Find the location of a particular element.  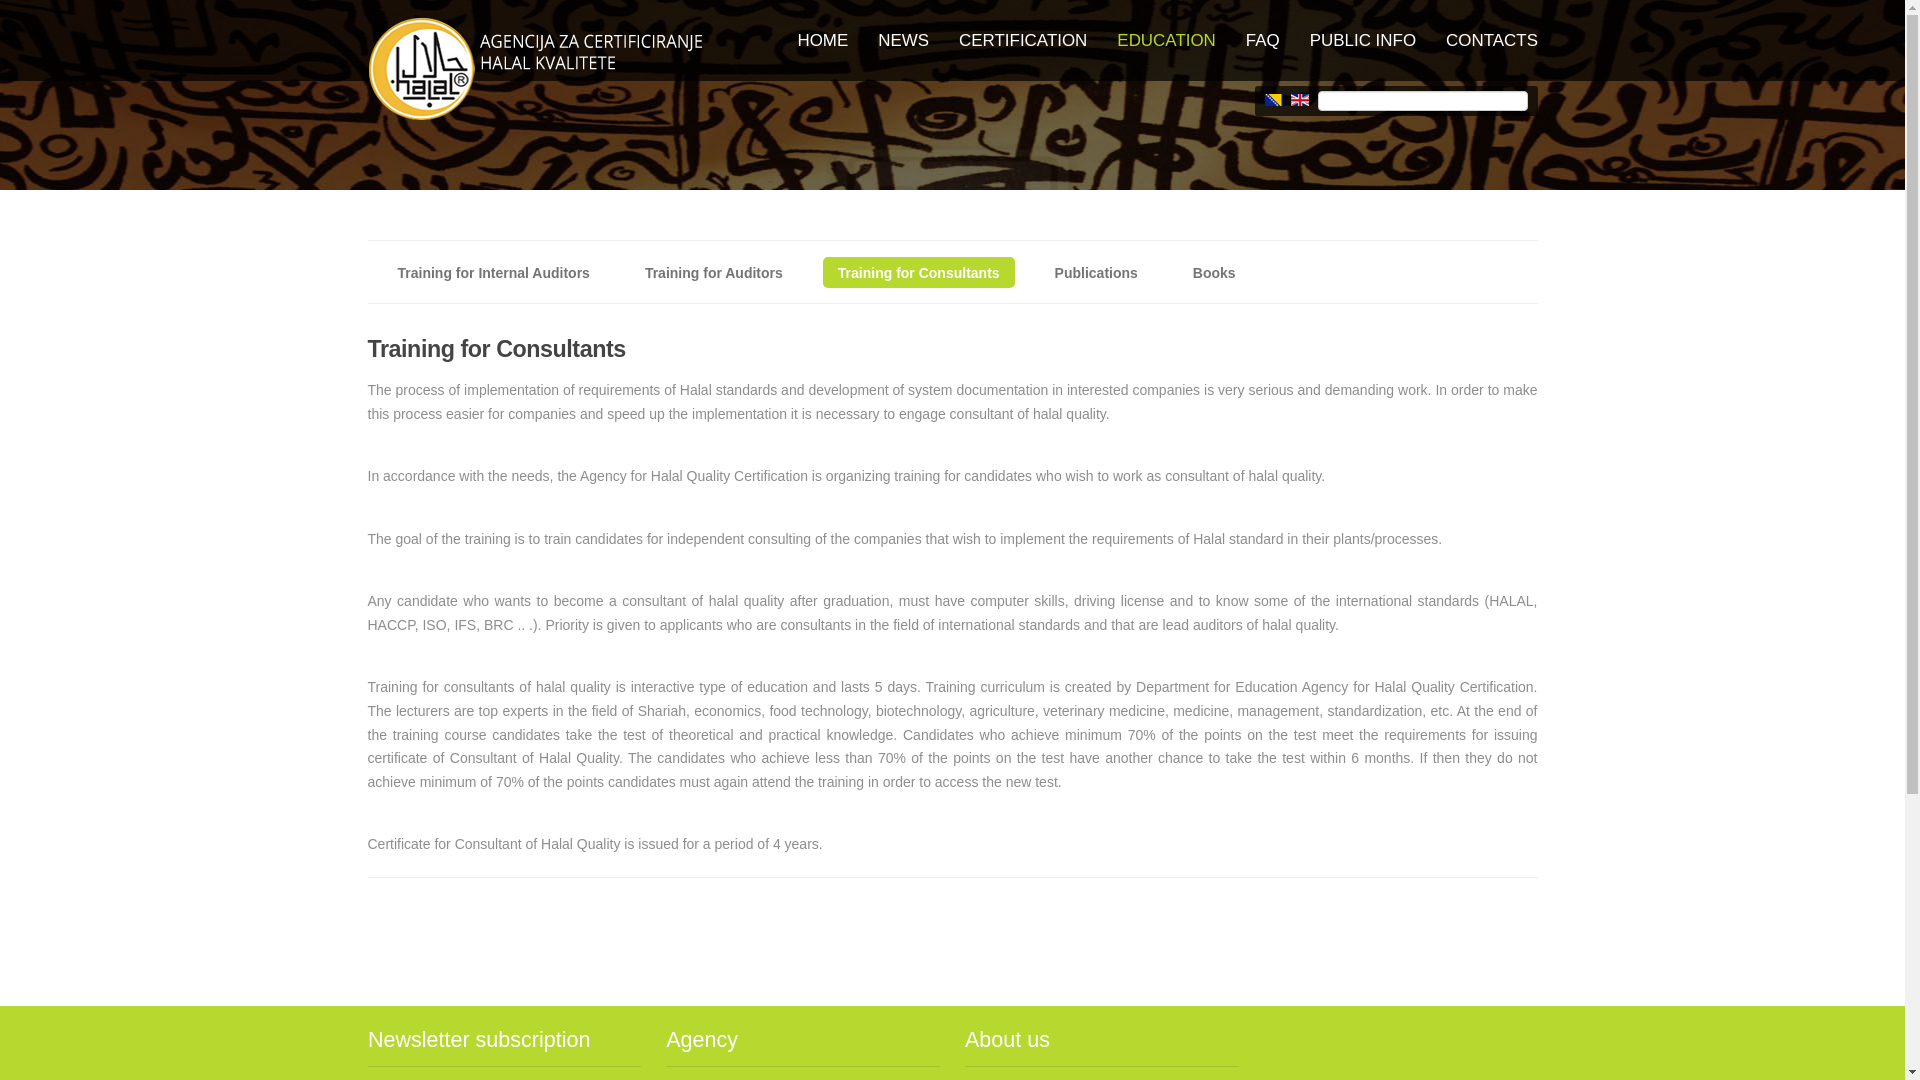

'Bosanski (BA)' is located at coordinates (1272, 100).